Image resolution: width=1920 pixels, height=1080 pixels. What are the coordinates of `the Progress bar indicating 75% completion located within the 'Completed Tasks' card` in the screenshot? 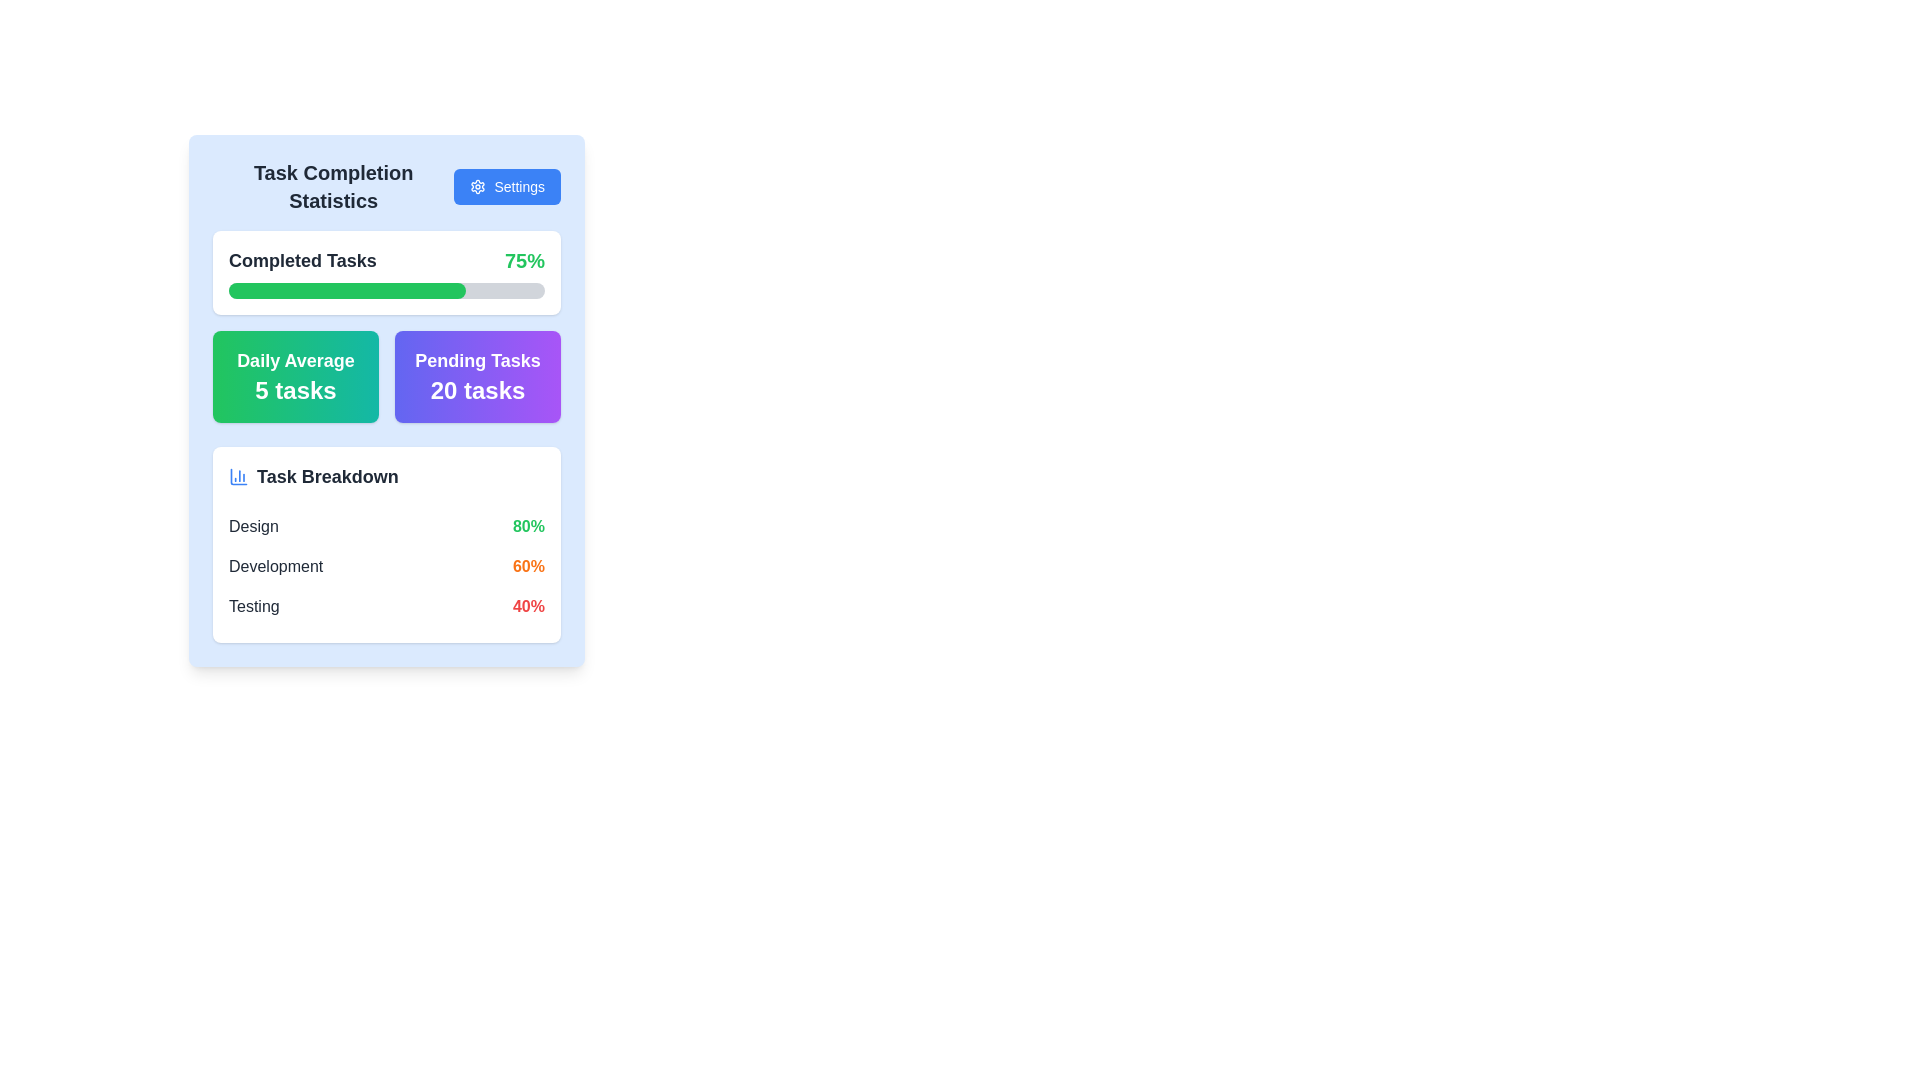 It's located at (387, 290).